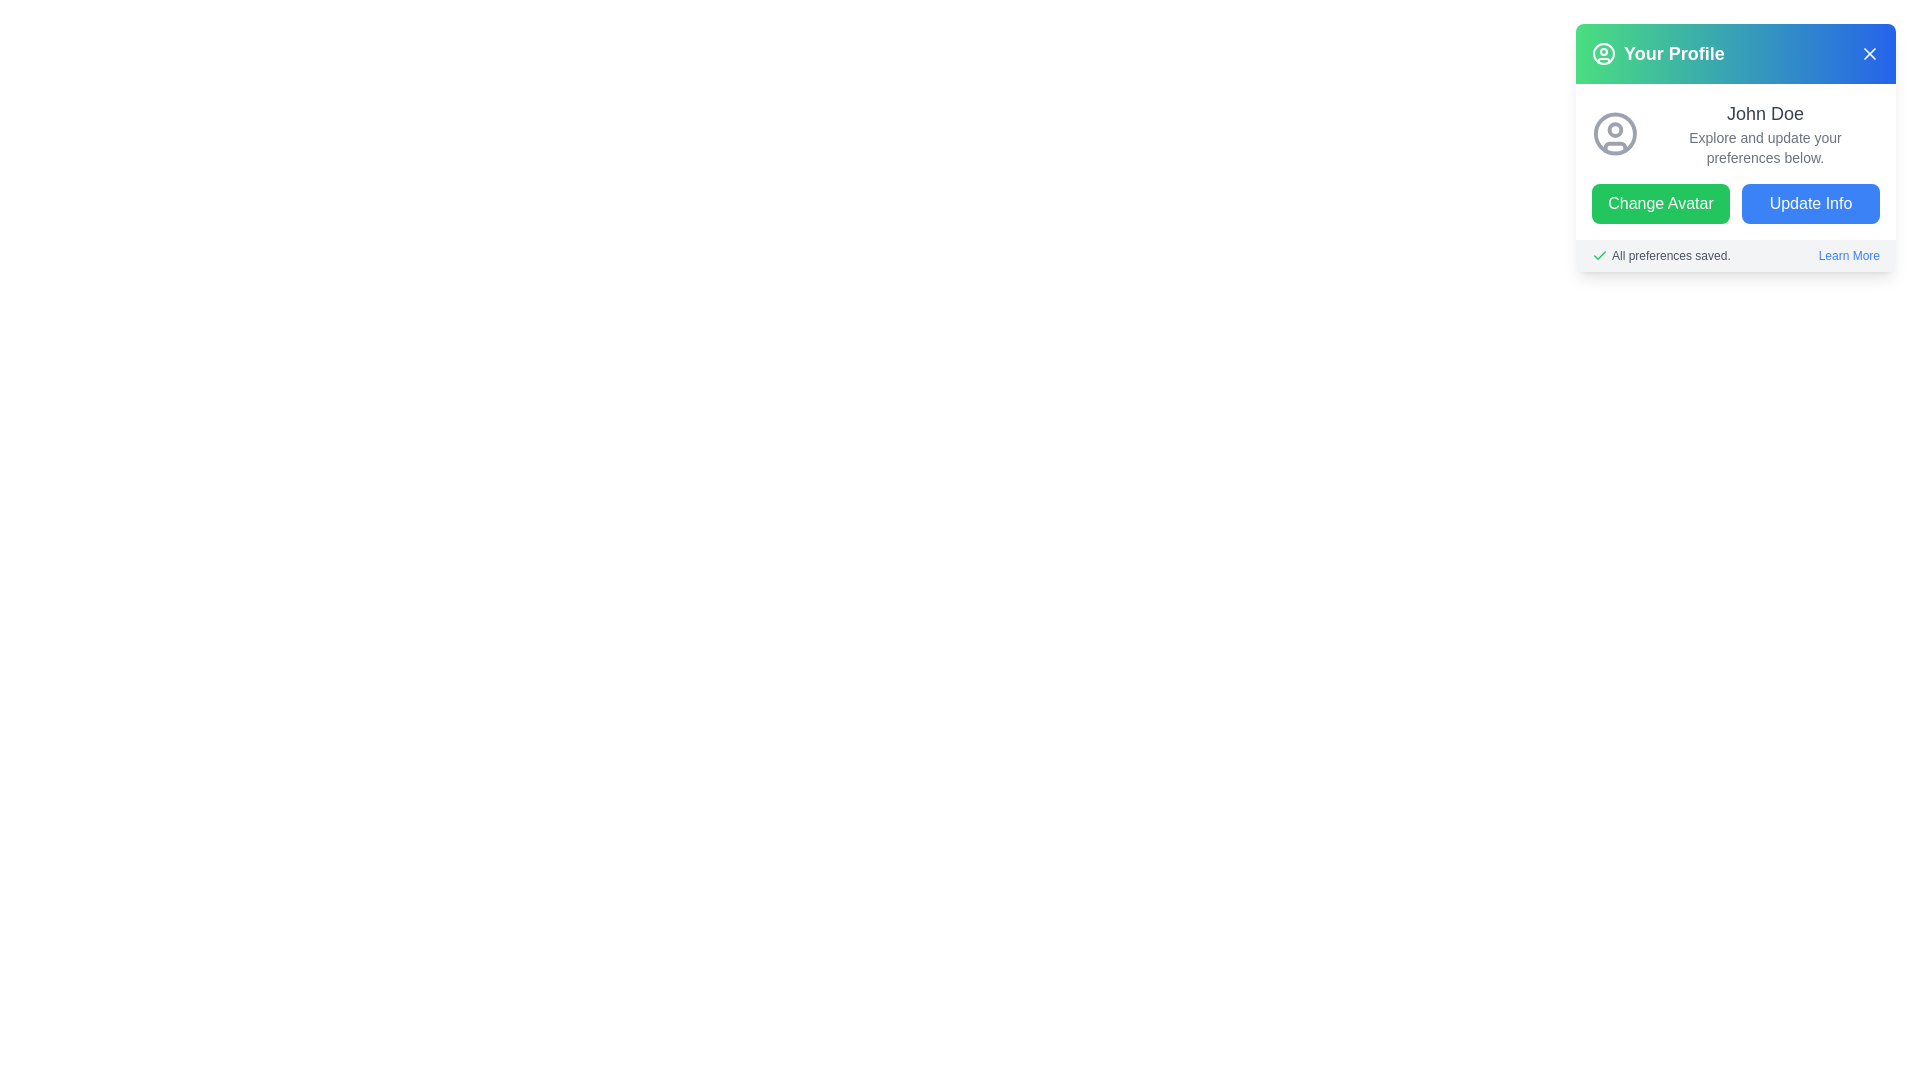 This screenshot has height=1080, width=1920. What do you see at coordinates (1765, 134) in the screenshot?
I see `the text display block that shows the user's name and encourages exploring preferences, located centrally in the user profile panel` at bounding box center [1765, 134].